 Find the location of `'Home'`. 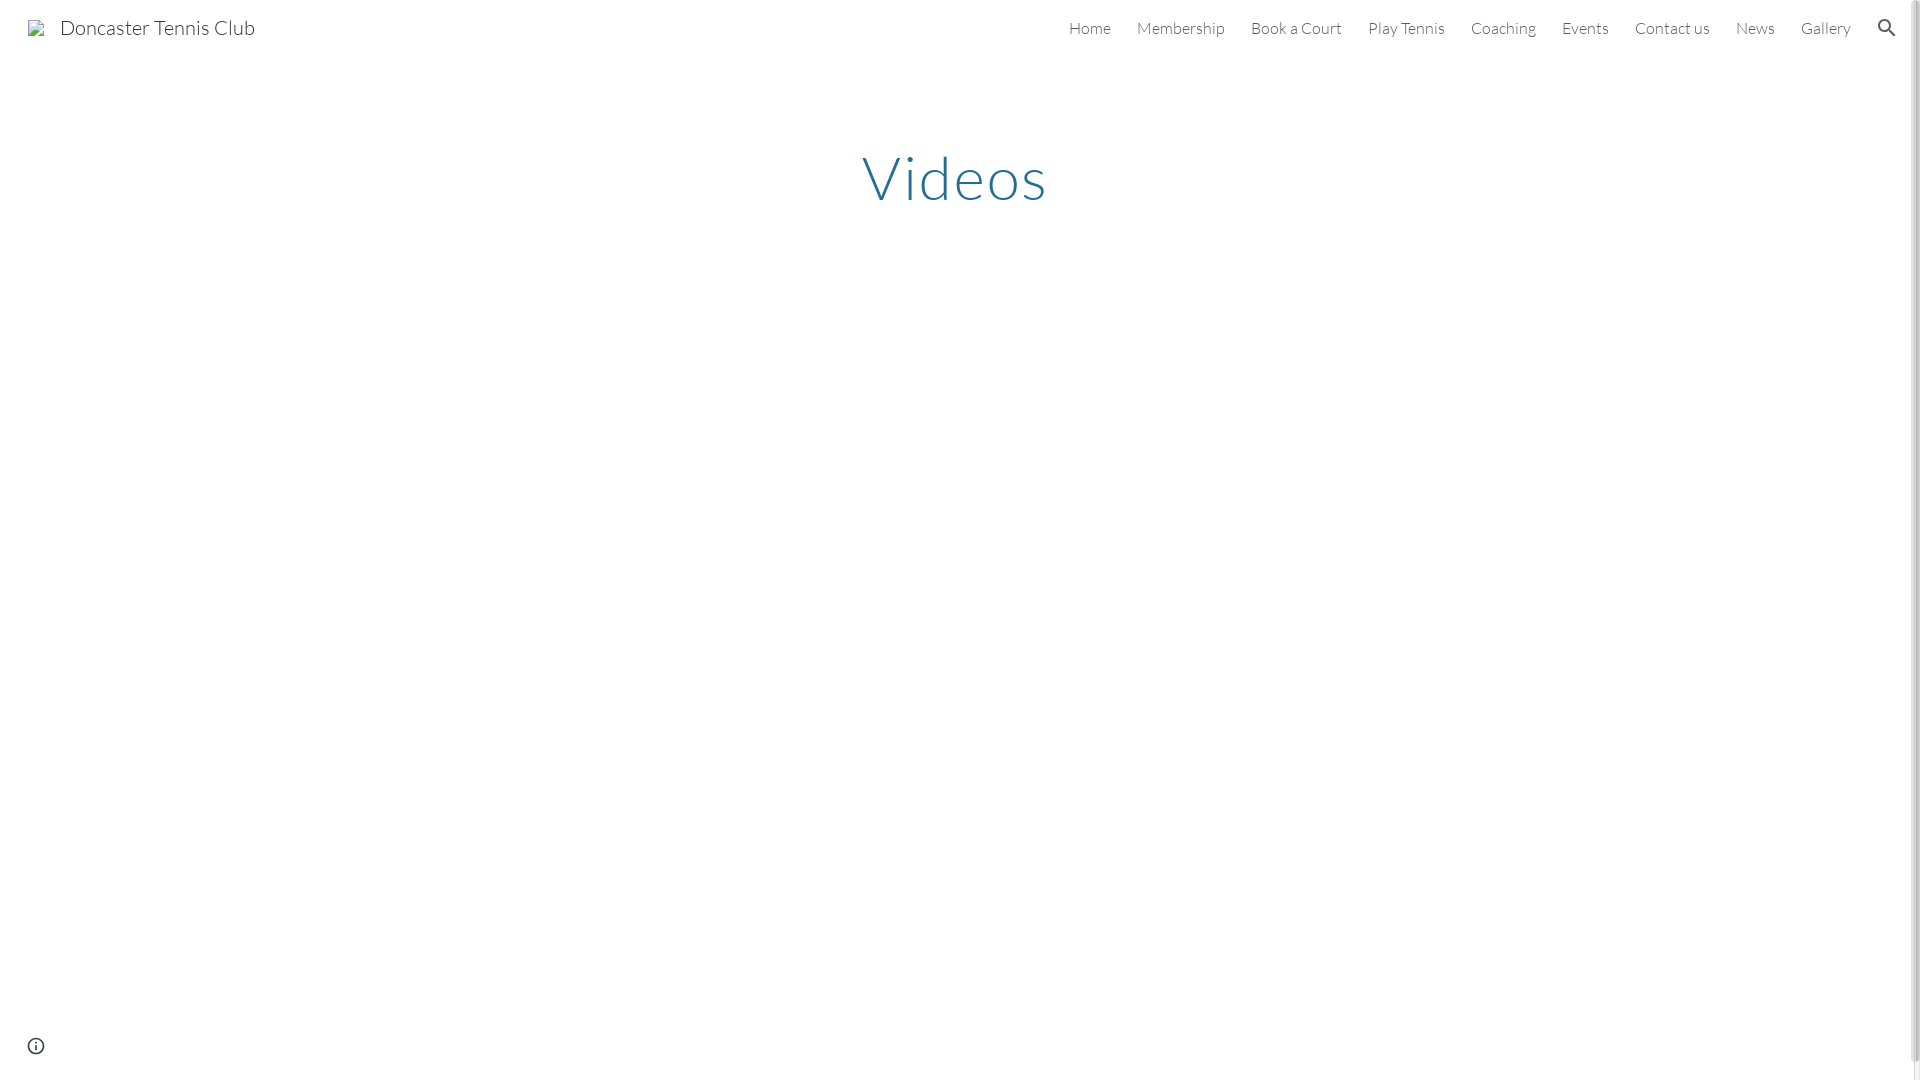

'Home' is located at coordinates (1088, 27).